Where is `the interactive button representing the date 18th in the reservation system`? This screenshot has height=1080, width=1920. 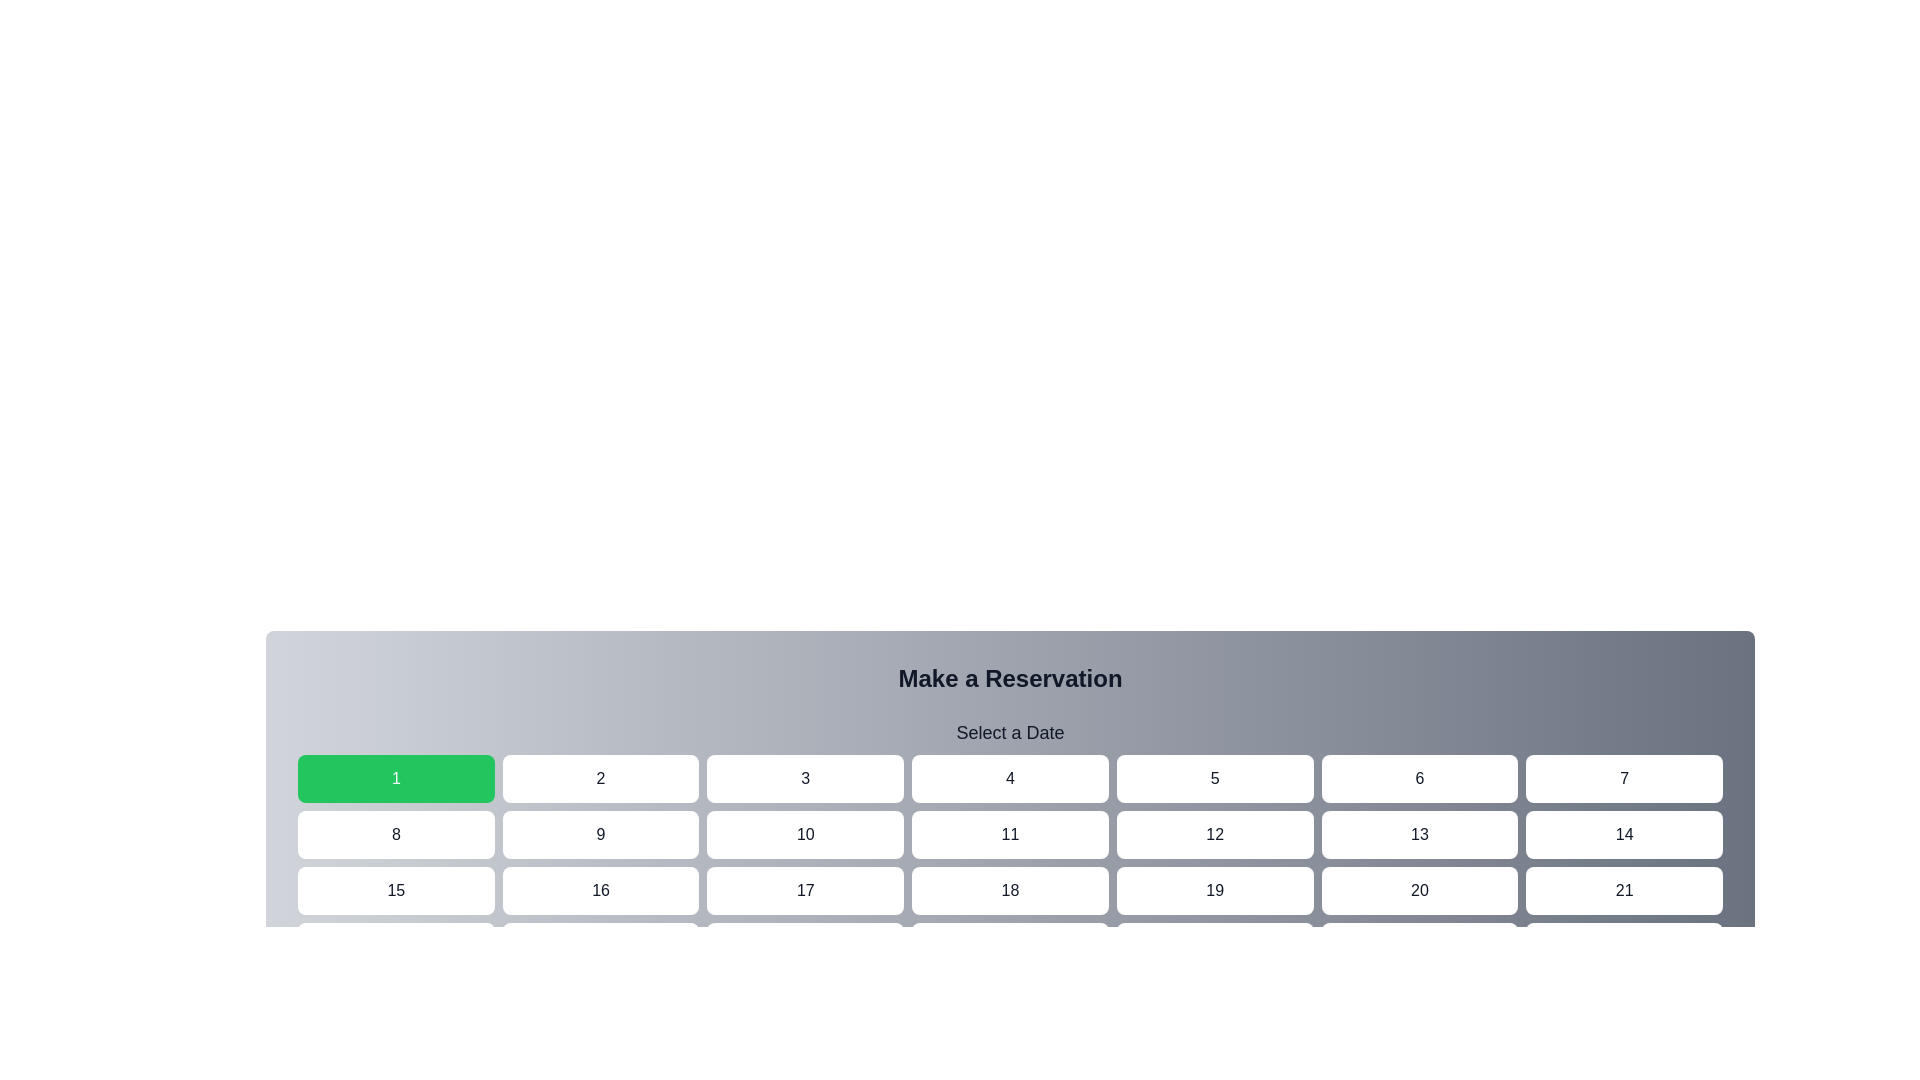
the interactive button representing the date 18th in the reservation system is located at coordinates (1010, 890).